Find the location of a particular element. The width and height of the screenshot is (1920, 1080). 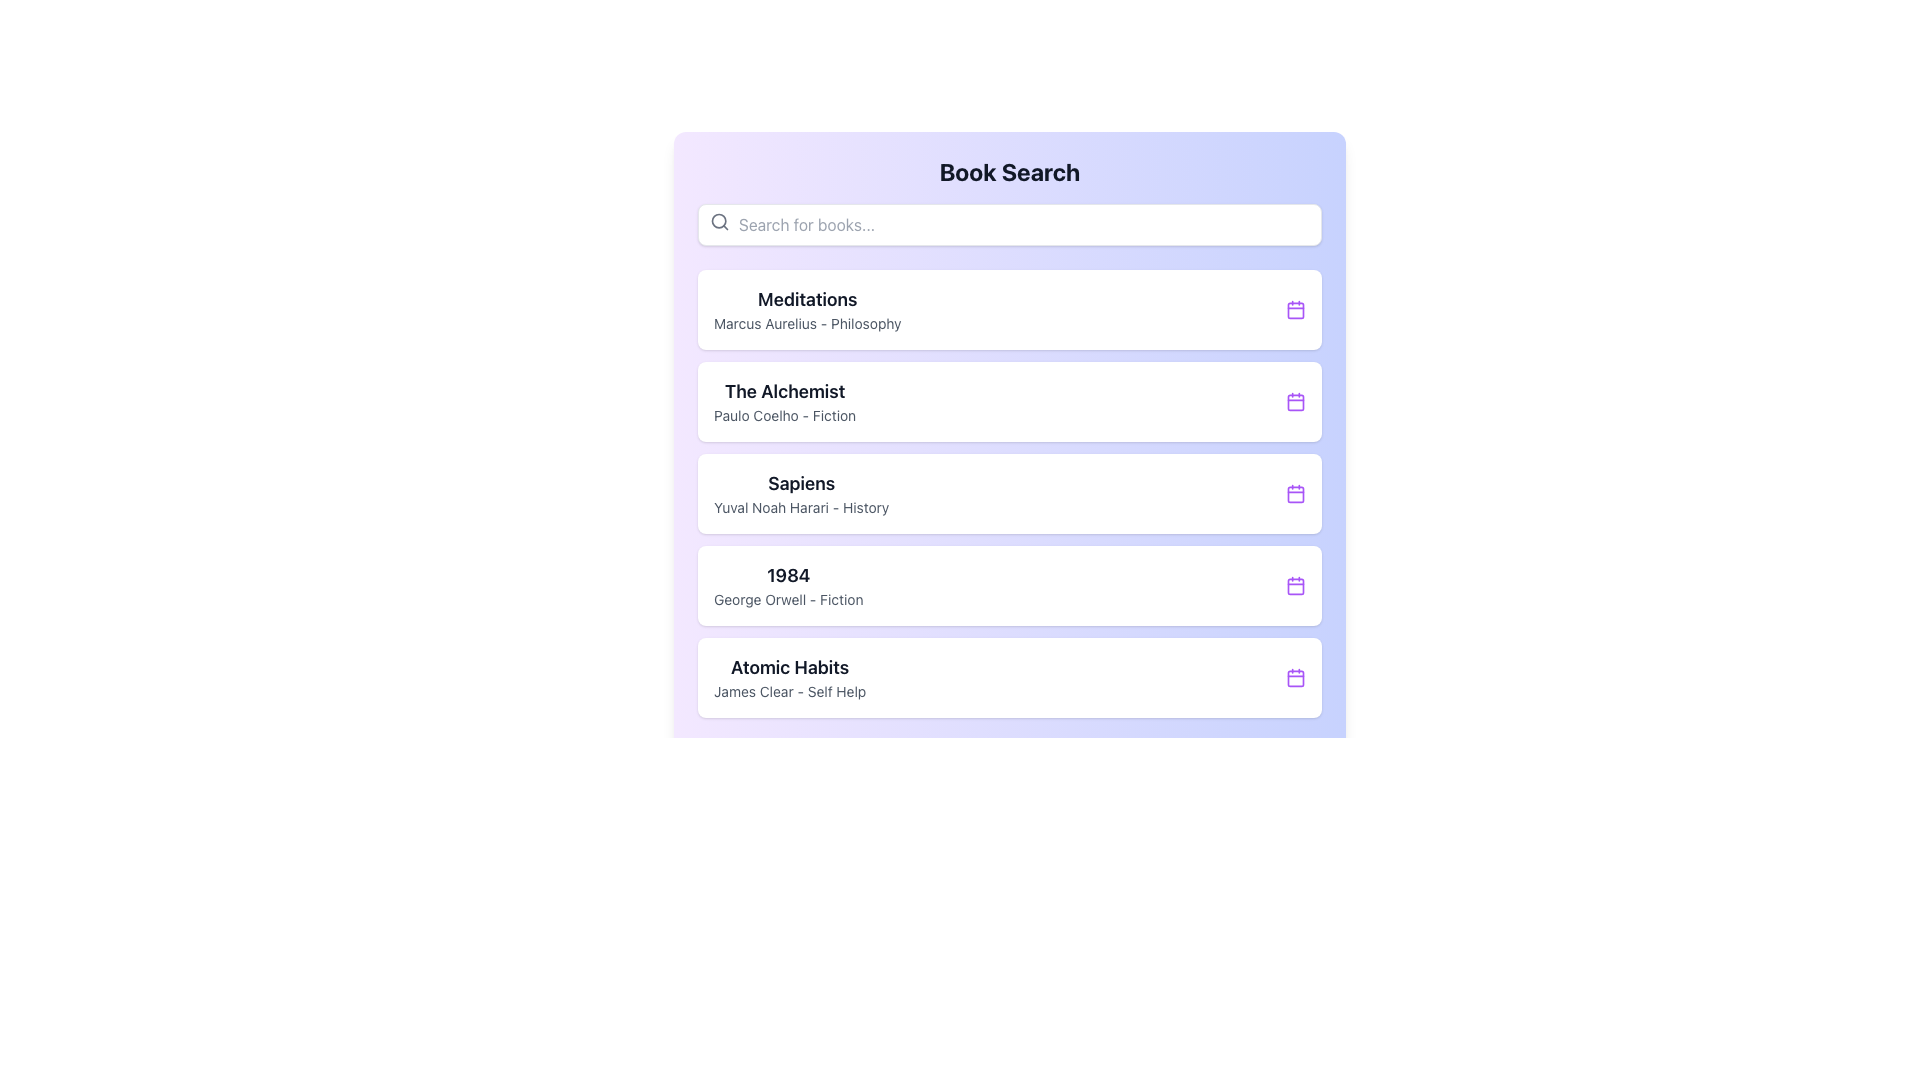

the magnifying glass icon, which is located to the left of the search input field and is commonly associated with a search function is located at coordinates (720, 222).